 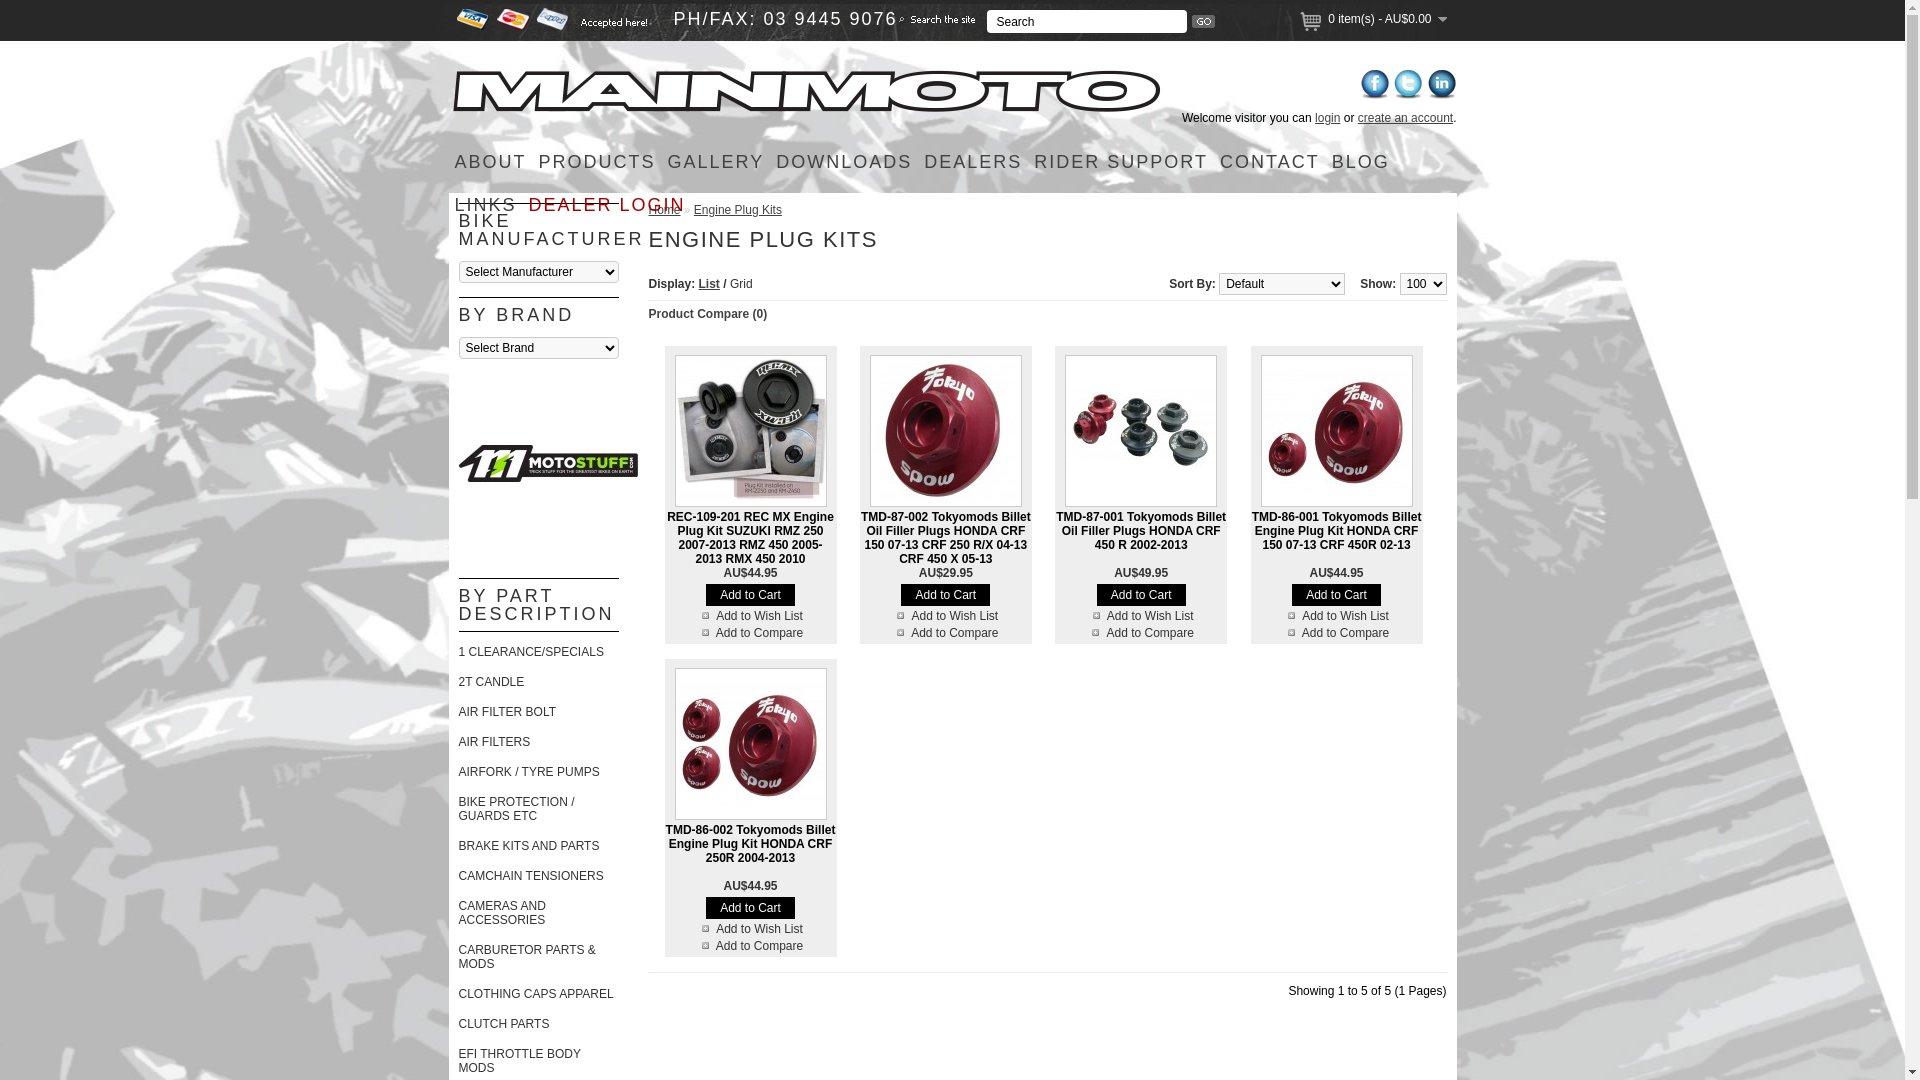 What do you see at coordinates (528, 845) in the screenshot?
I see `'BRAKE KITS AND PARTS'` at bounding box center [528, 845].